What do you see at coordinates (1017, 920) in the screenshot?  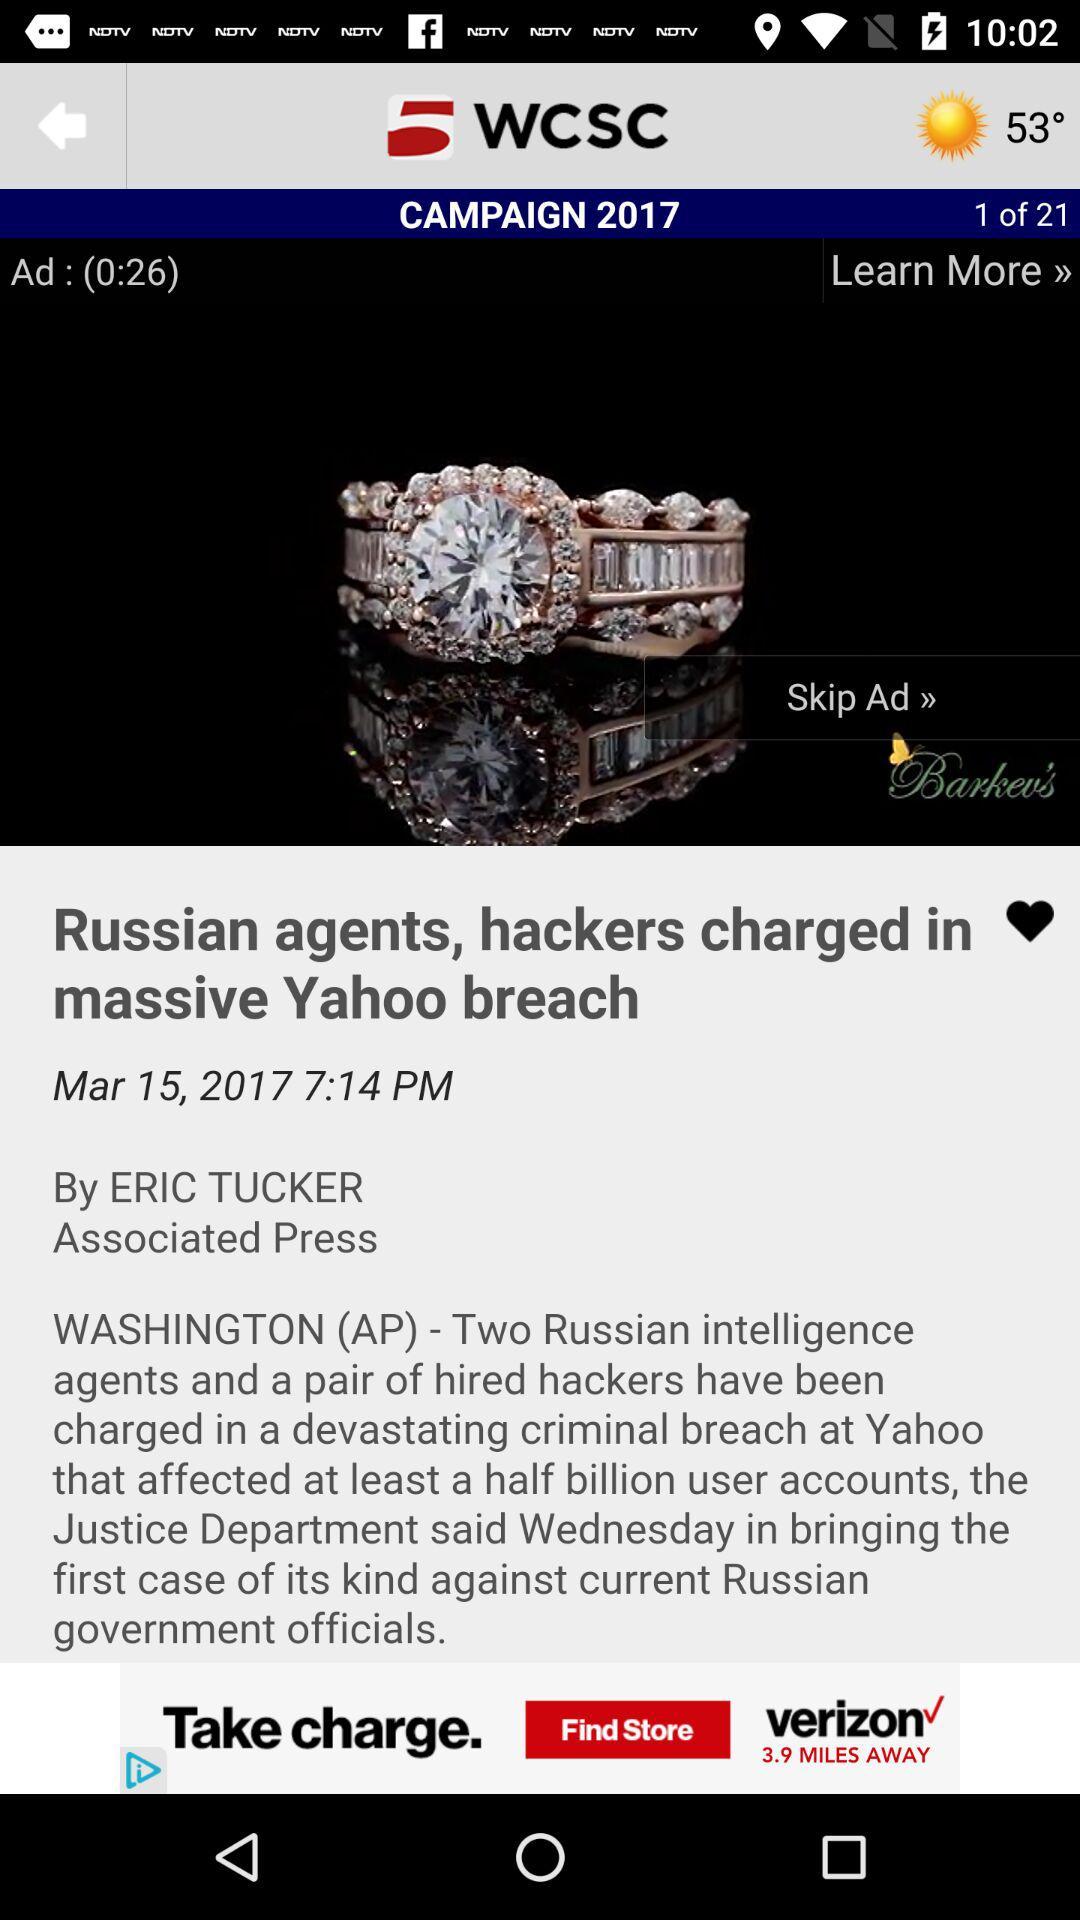 I see `the favorite icon` at bounding box center [1017, 920].